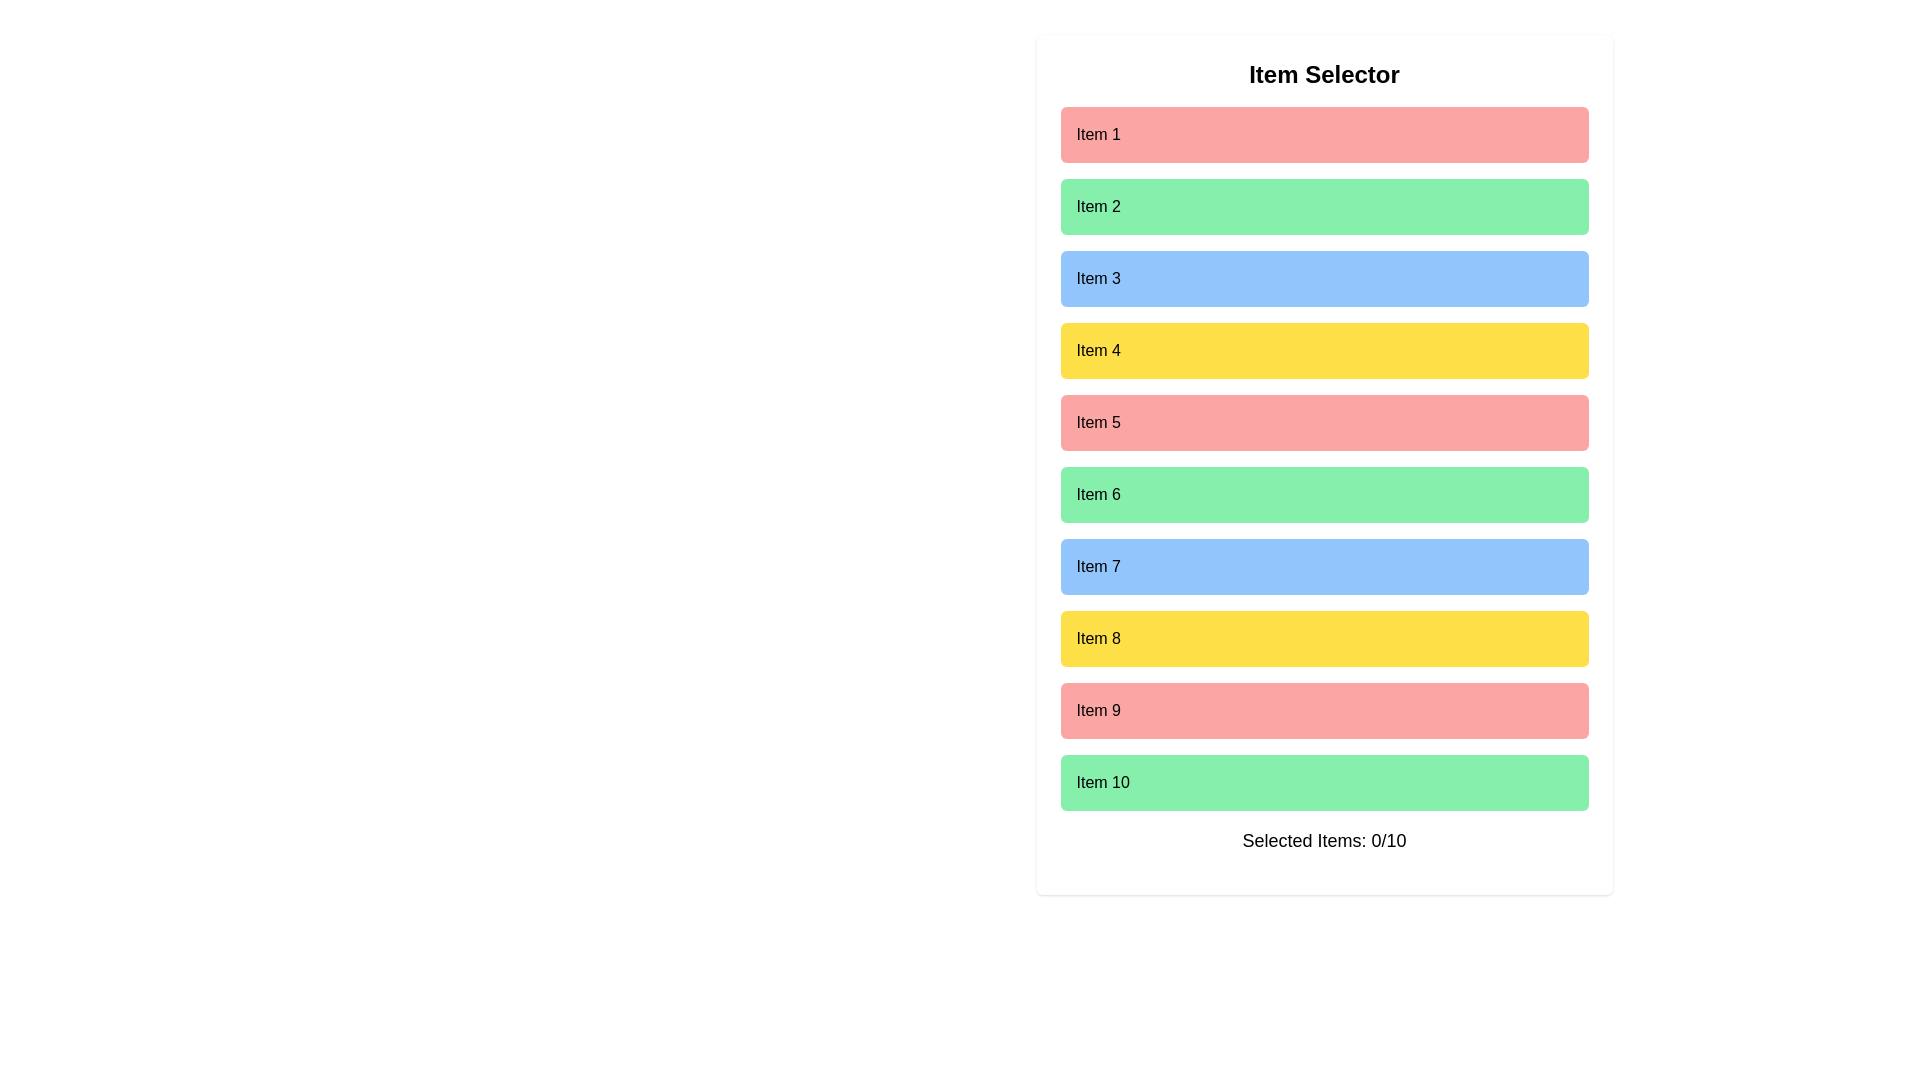 Image resolution: width=1920 pixels, height=1080 pixels. Describe the element at coordinates (1097, 207) in the screenshot. I see `text label displaying 'Item 2', which is located within the second green section of a vertically stacked list of sections` at that location.